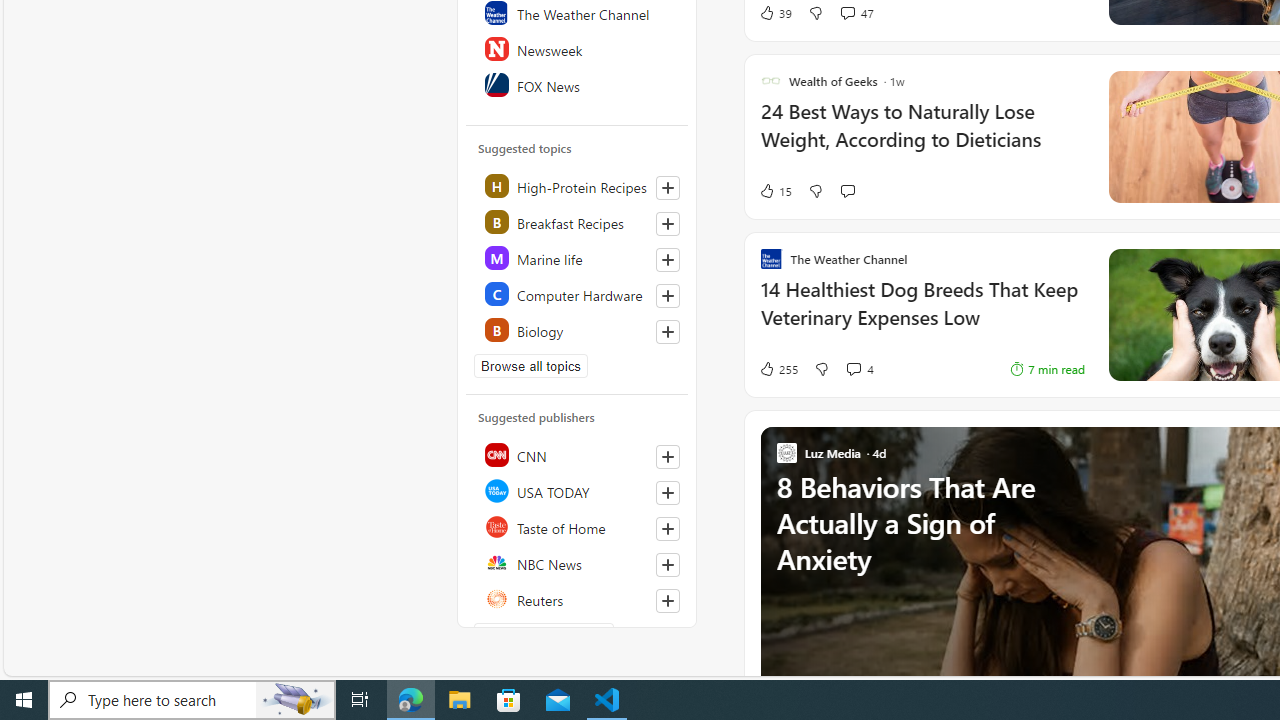 Image resolution: width=1280 pixels, height=720 pixels. Describe the element at coordinates (667, 599) in the screenshot. I see `'Follow this source'` at that location.